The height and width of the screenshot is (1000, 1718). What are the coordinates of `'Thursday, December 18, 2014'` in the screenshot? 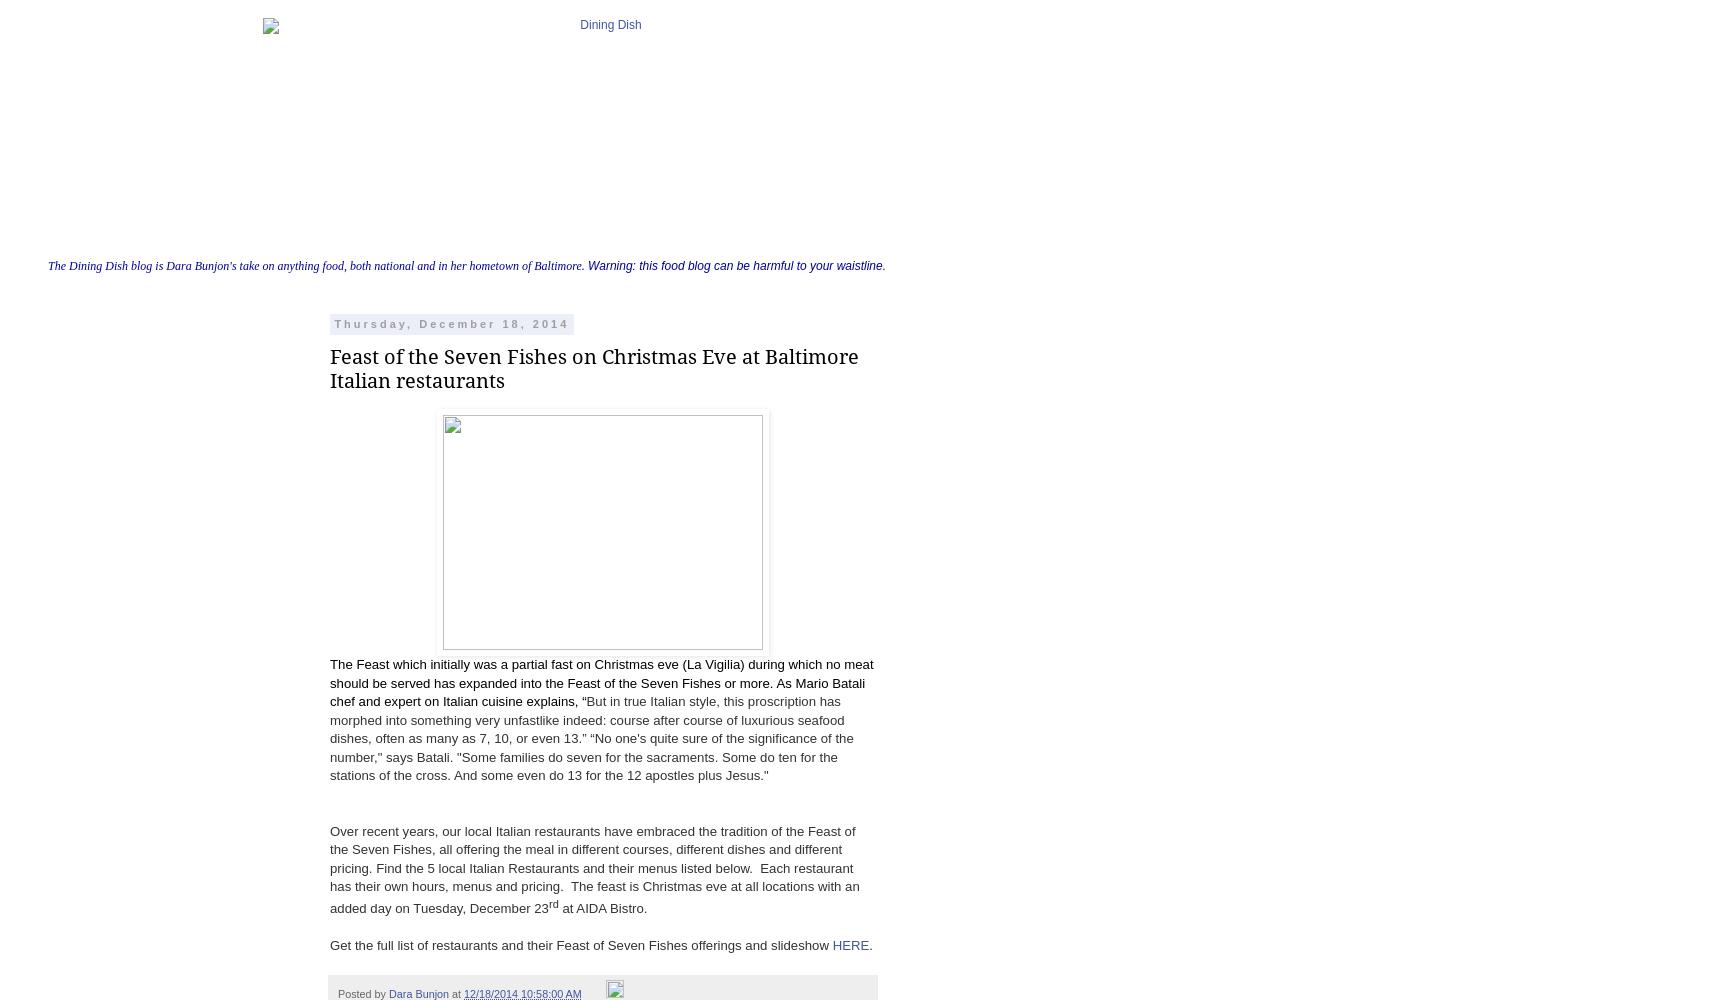 It's located at (333, 323).